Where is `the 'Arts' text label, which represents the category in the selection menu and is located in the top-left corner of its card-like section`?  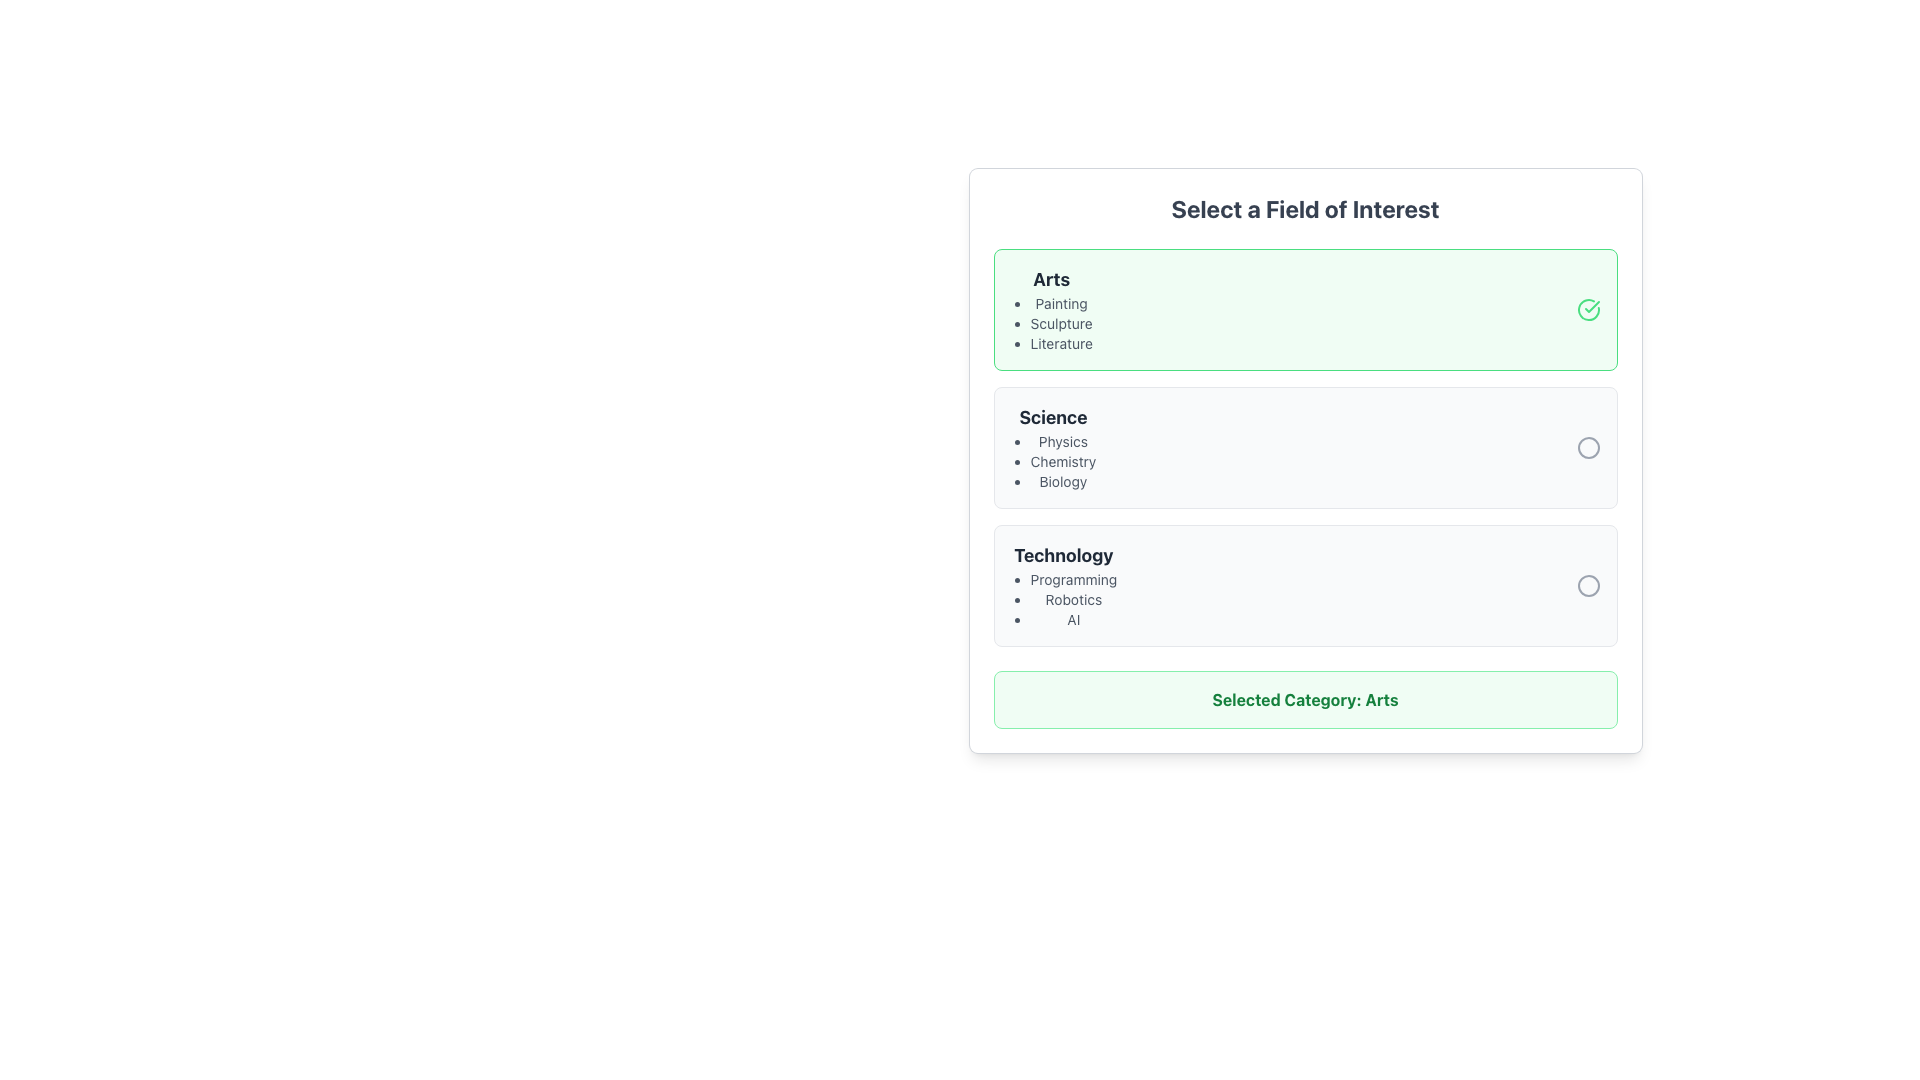 the 'Arts' text label, which represents the category in the selection menu and is located in the top-left corner of its card-like section is located at coordinates (1050, 280).